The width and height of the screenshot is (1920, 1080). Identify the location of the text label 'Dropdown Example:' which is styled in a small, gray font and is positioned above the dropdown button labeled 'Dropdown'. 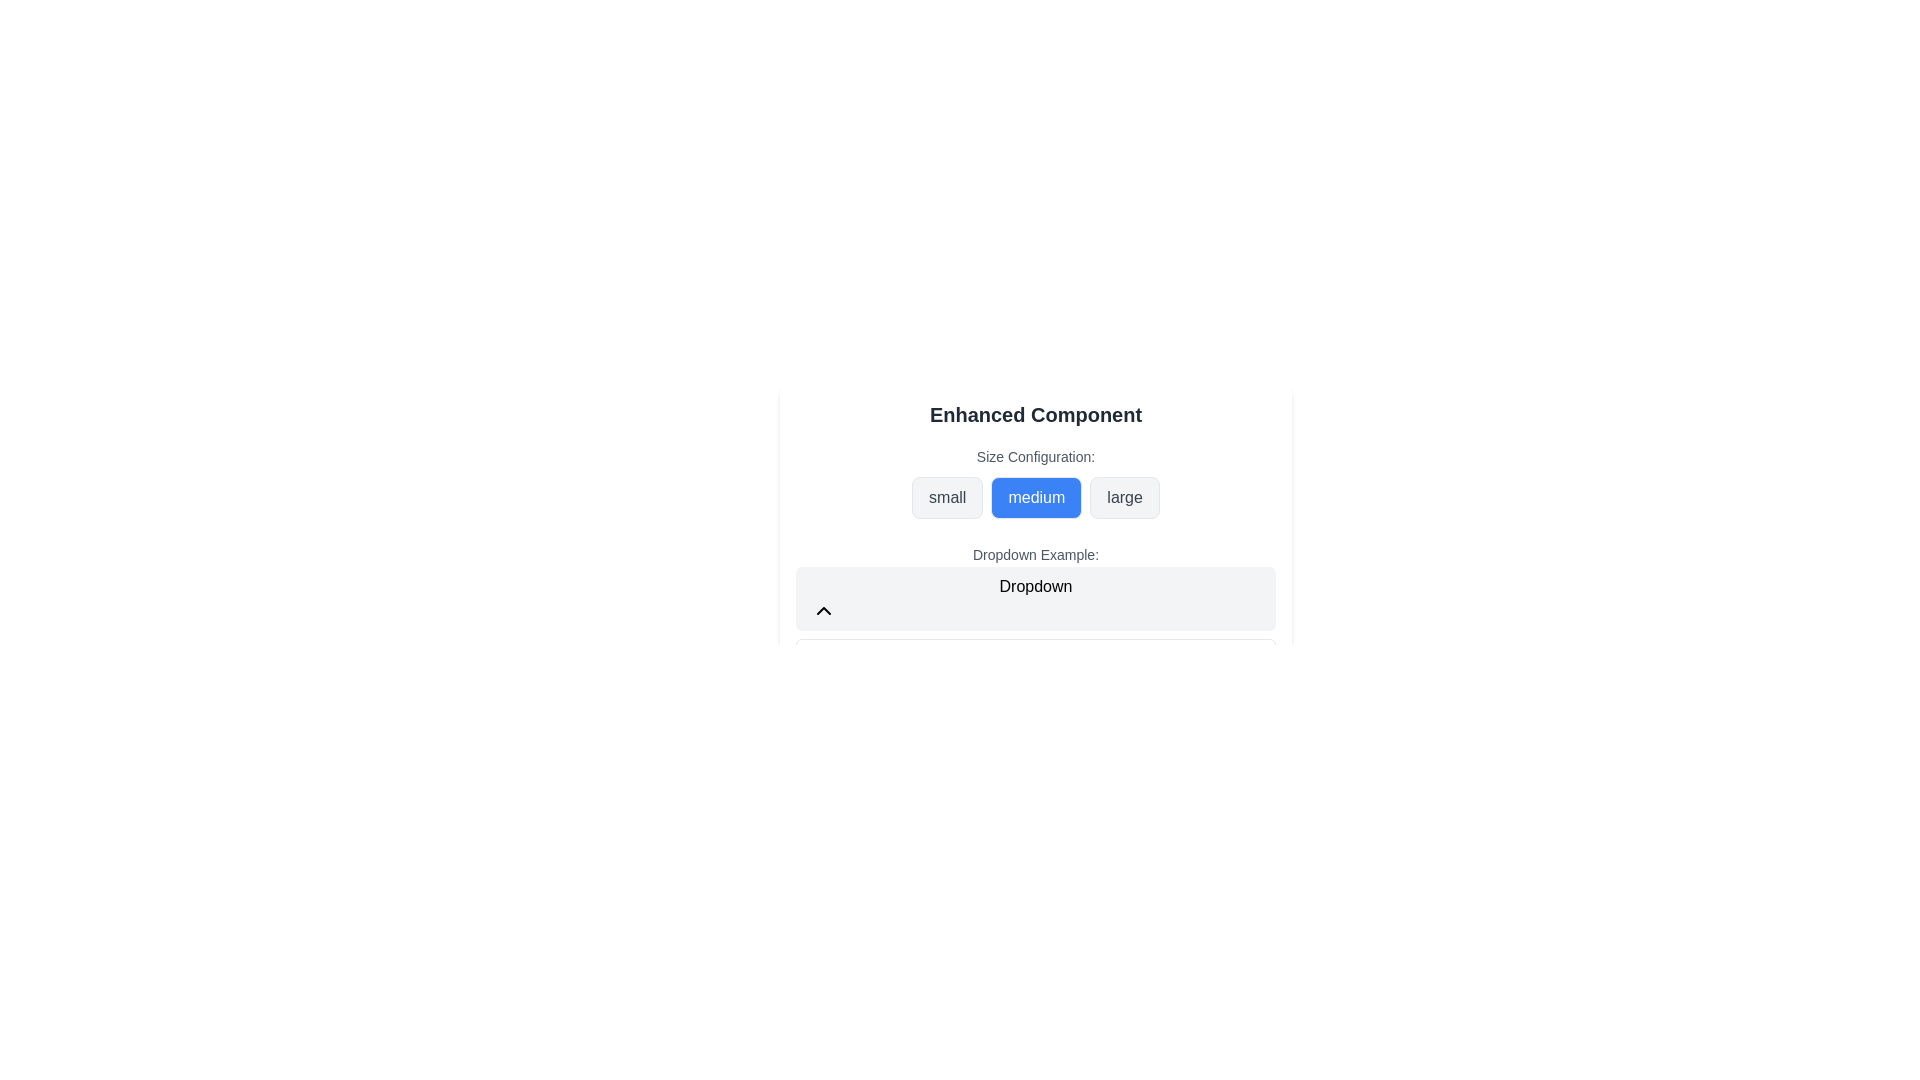
(1036, 555).